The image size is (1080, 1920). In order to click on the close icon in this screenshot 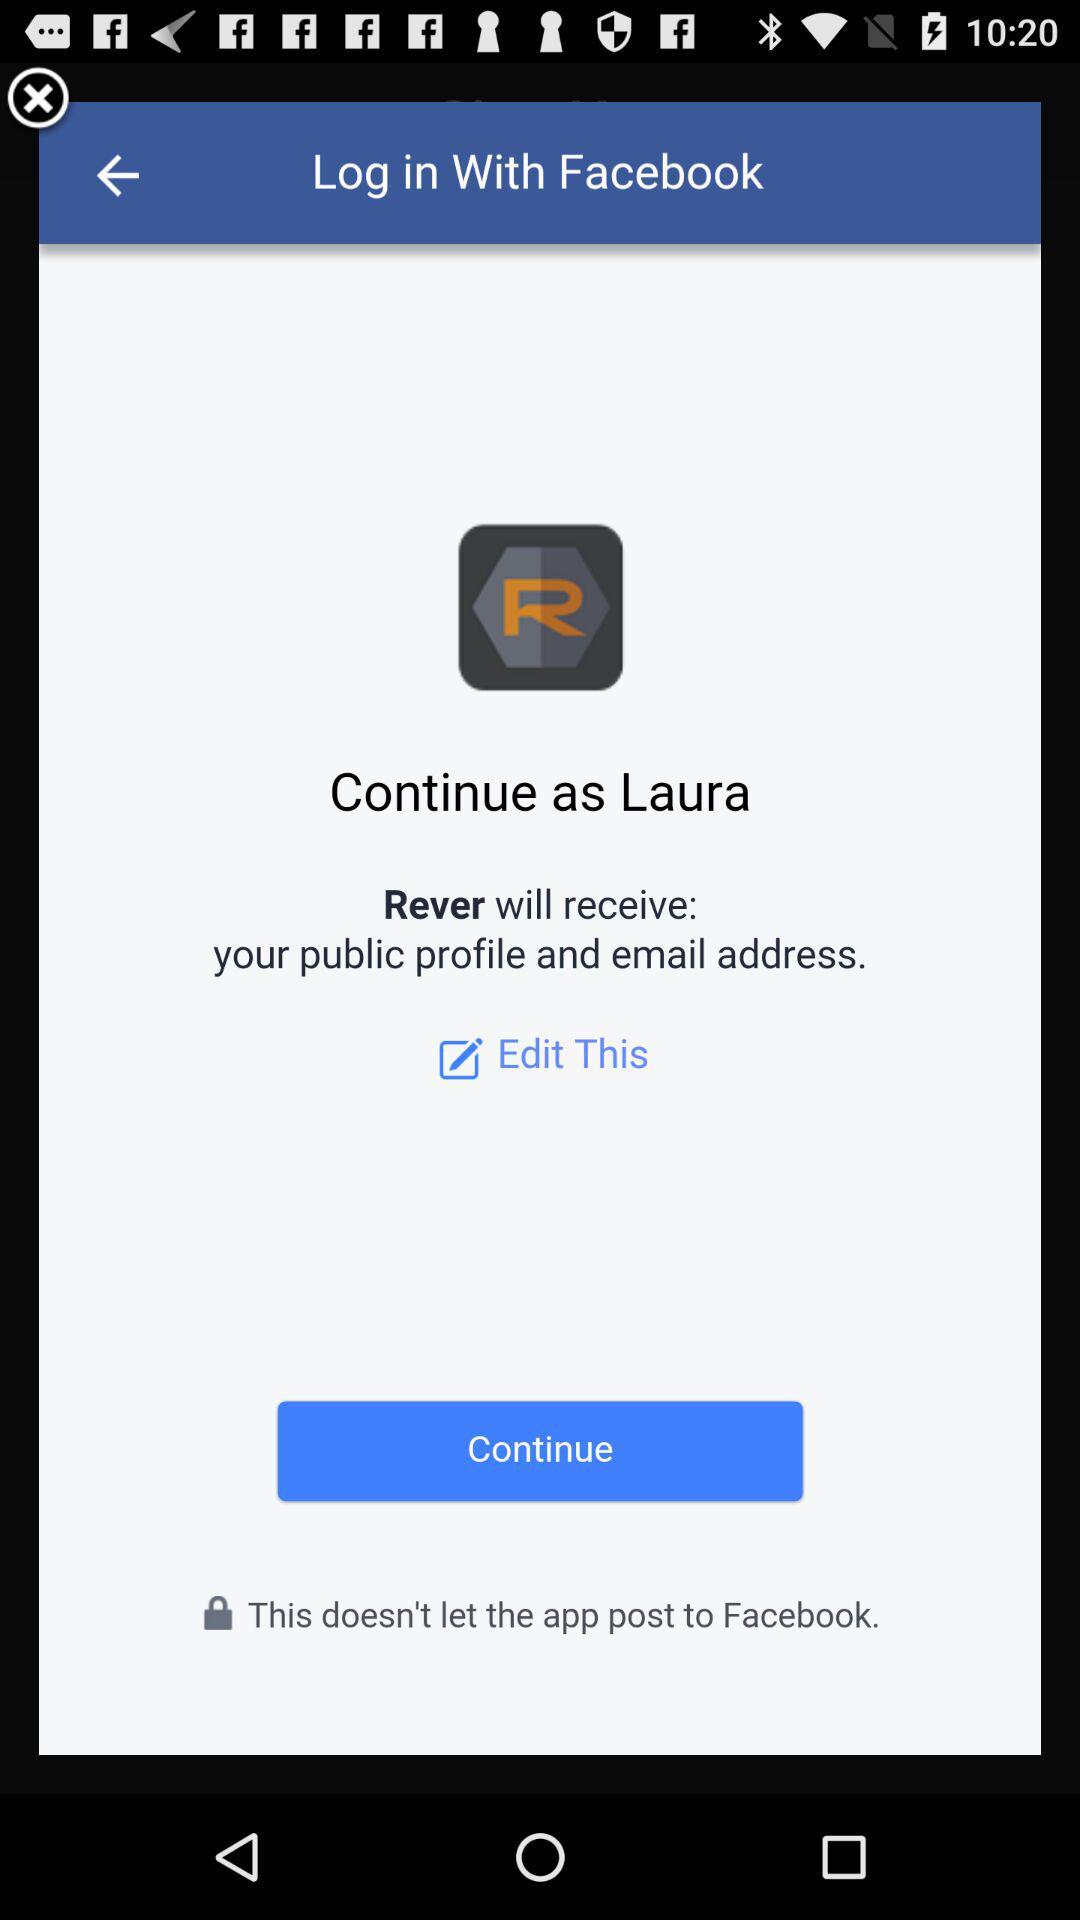, I will do `click(38, 107)`.